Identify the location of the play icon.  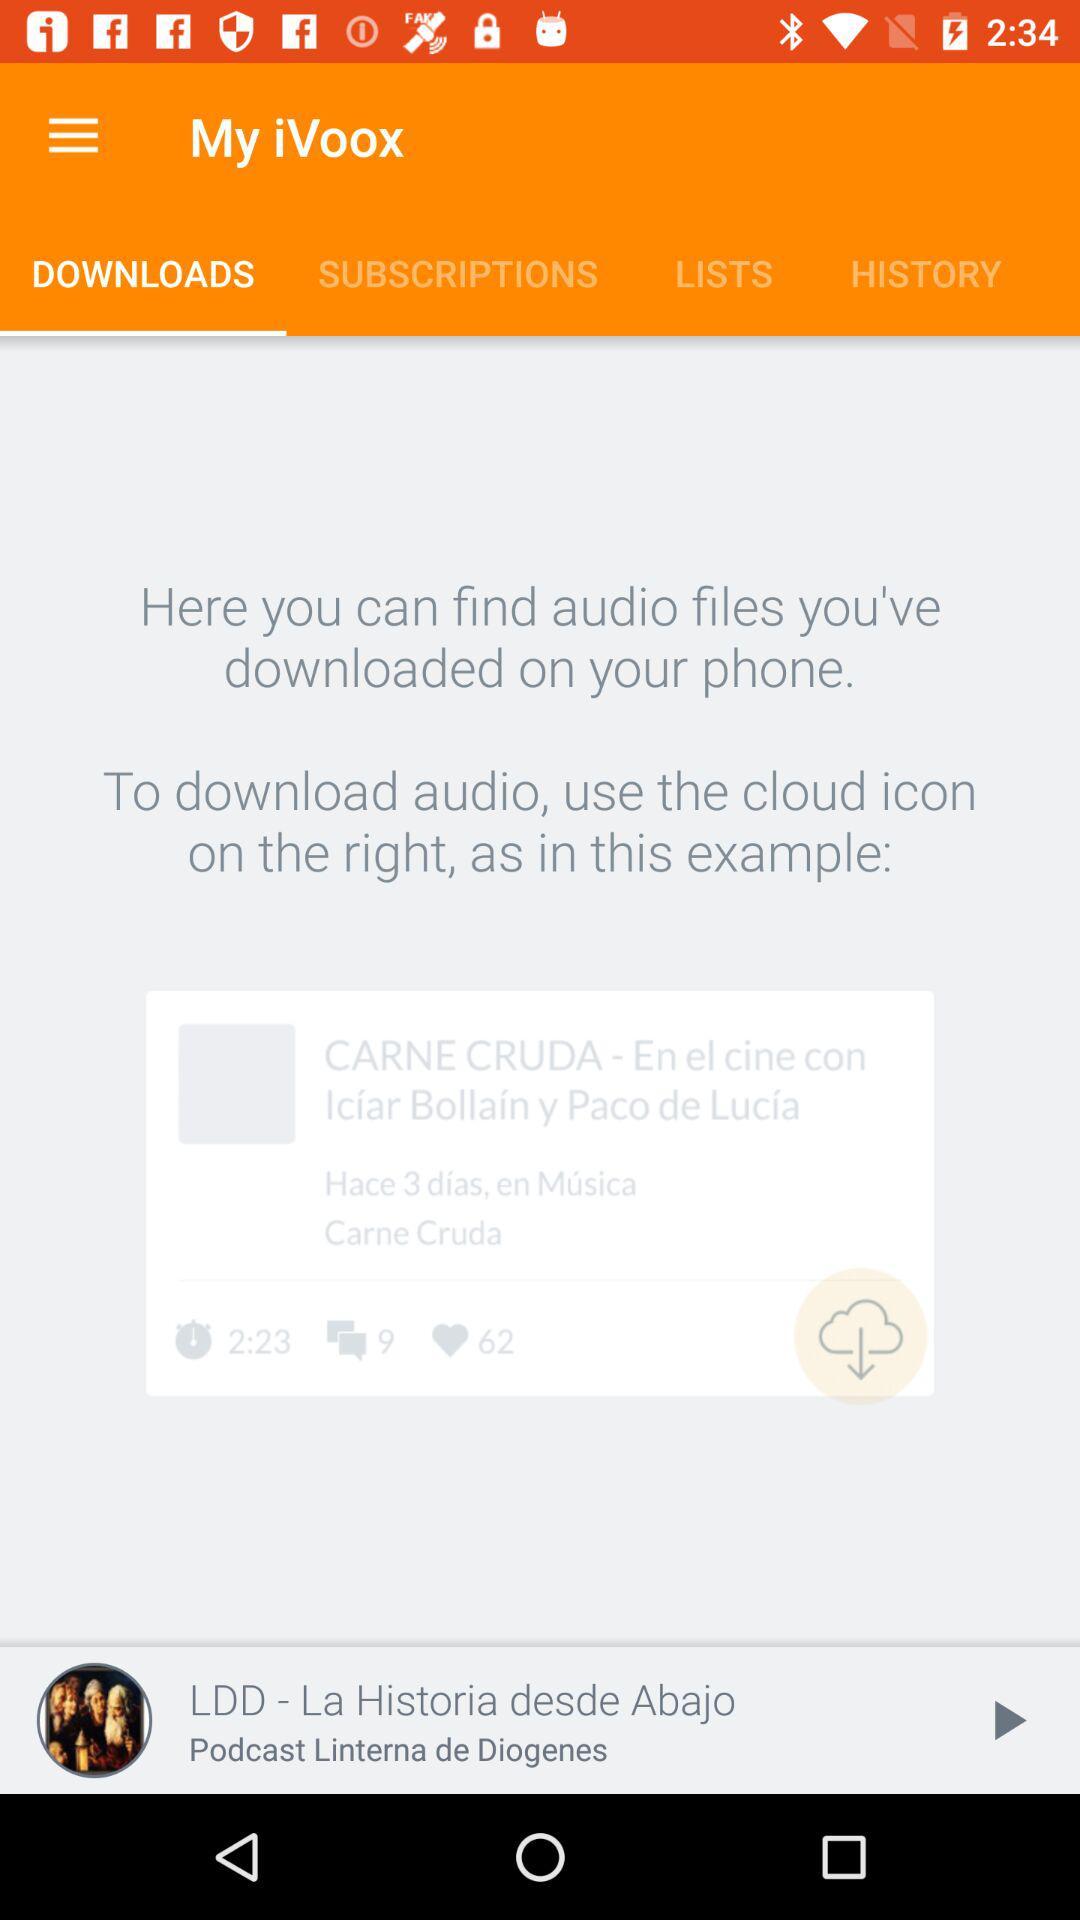
(1006, 1719).